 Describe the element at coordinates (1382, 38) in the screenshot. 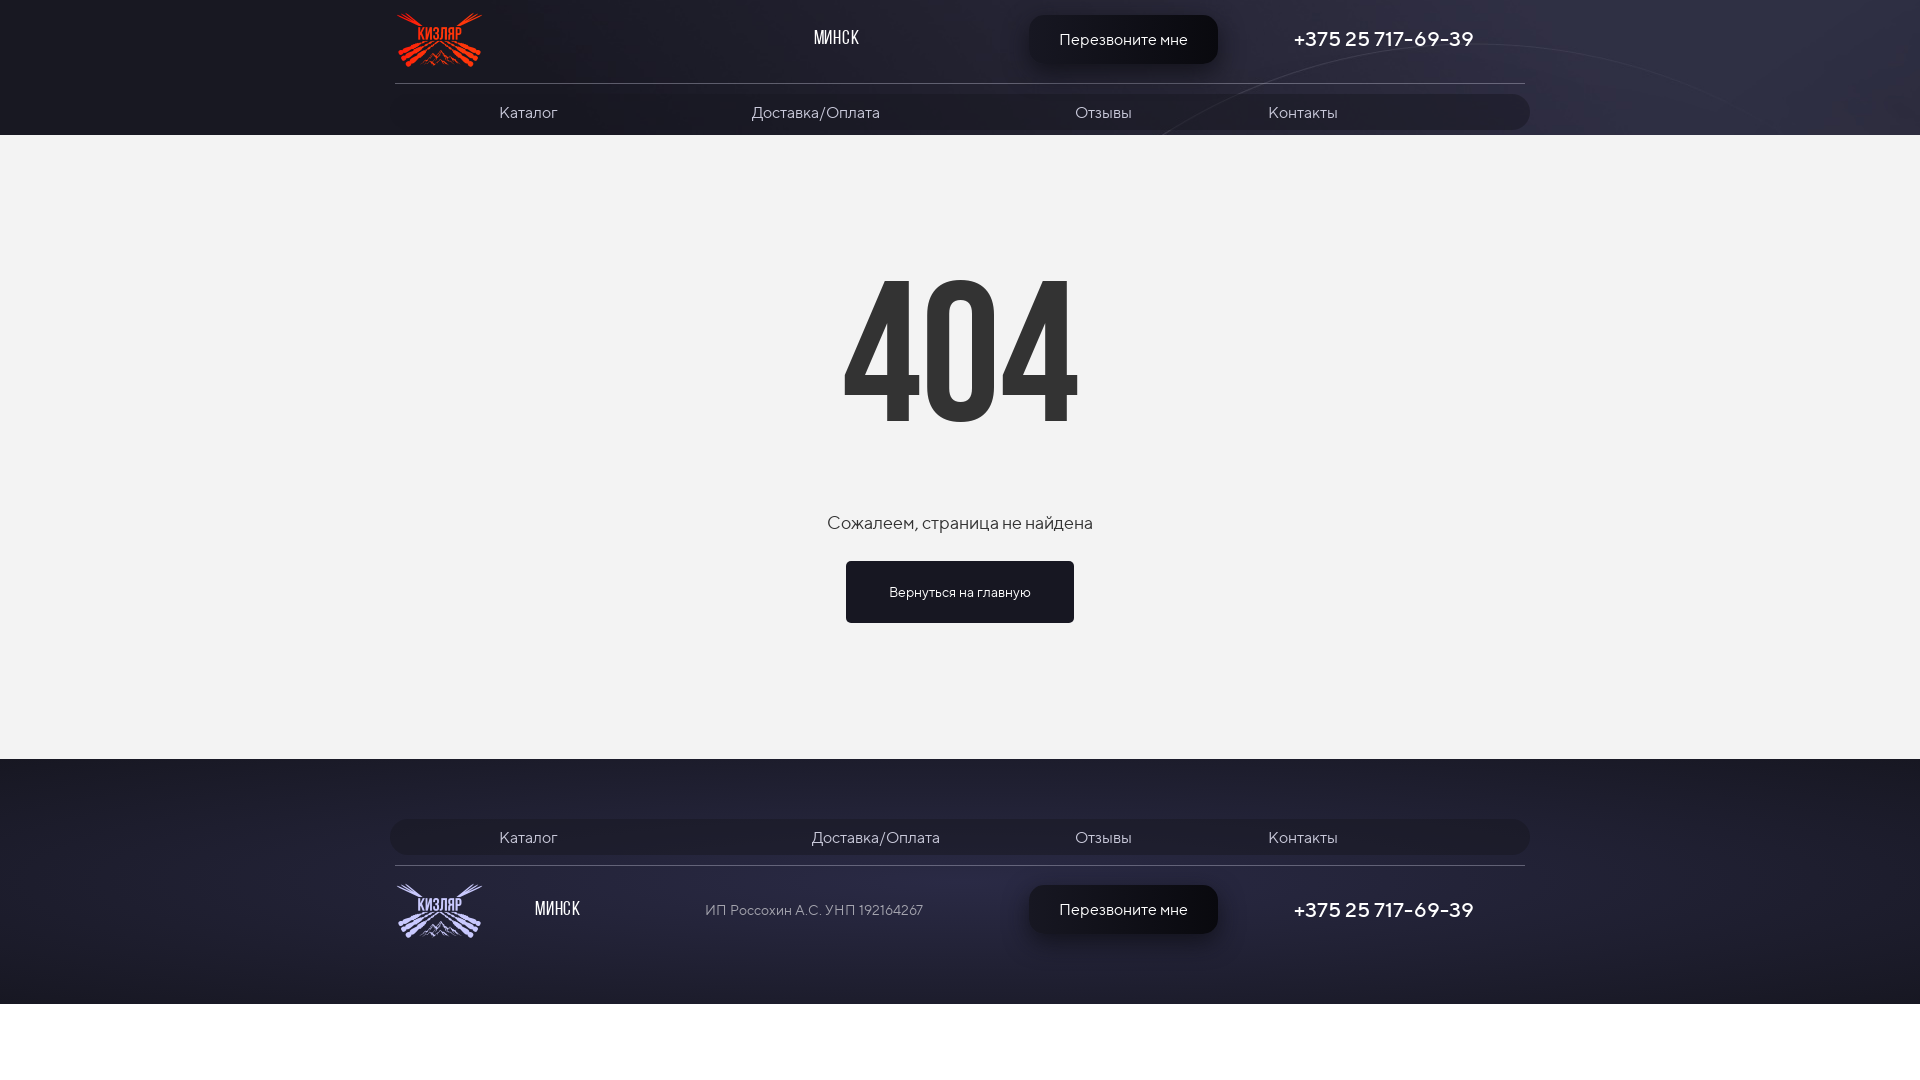

I see `'+375 25 717-69-39'` at that location.